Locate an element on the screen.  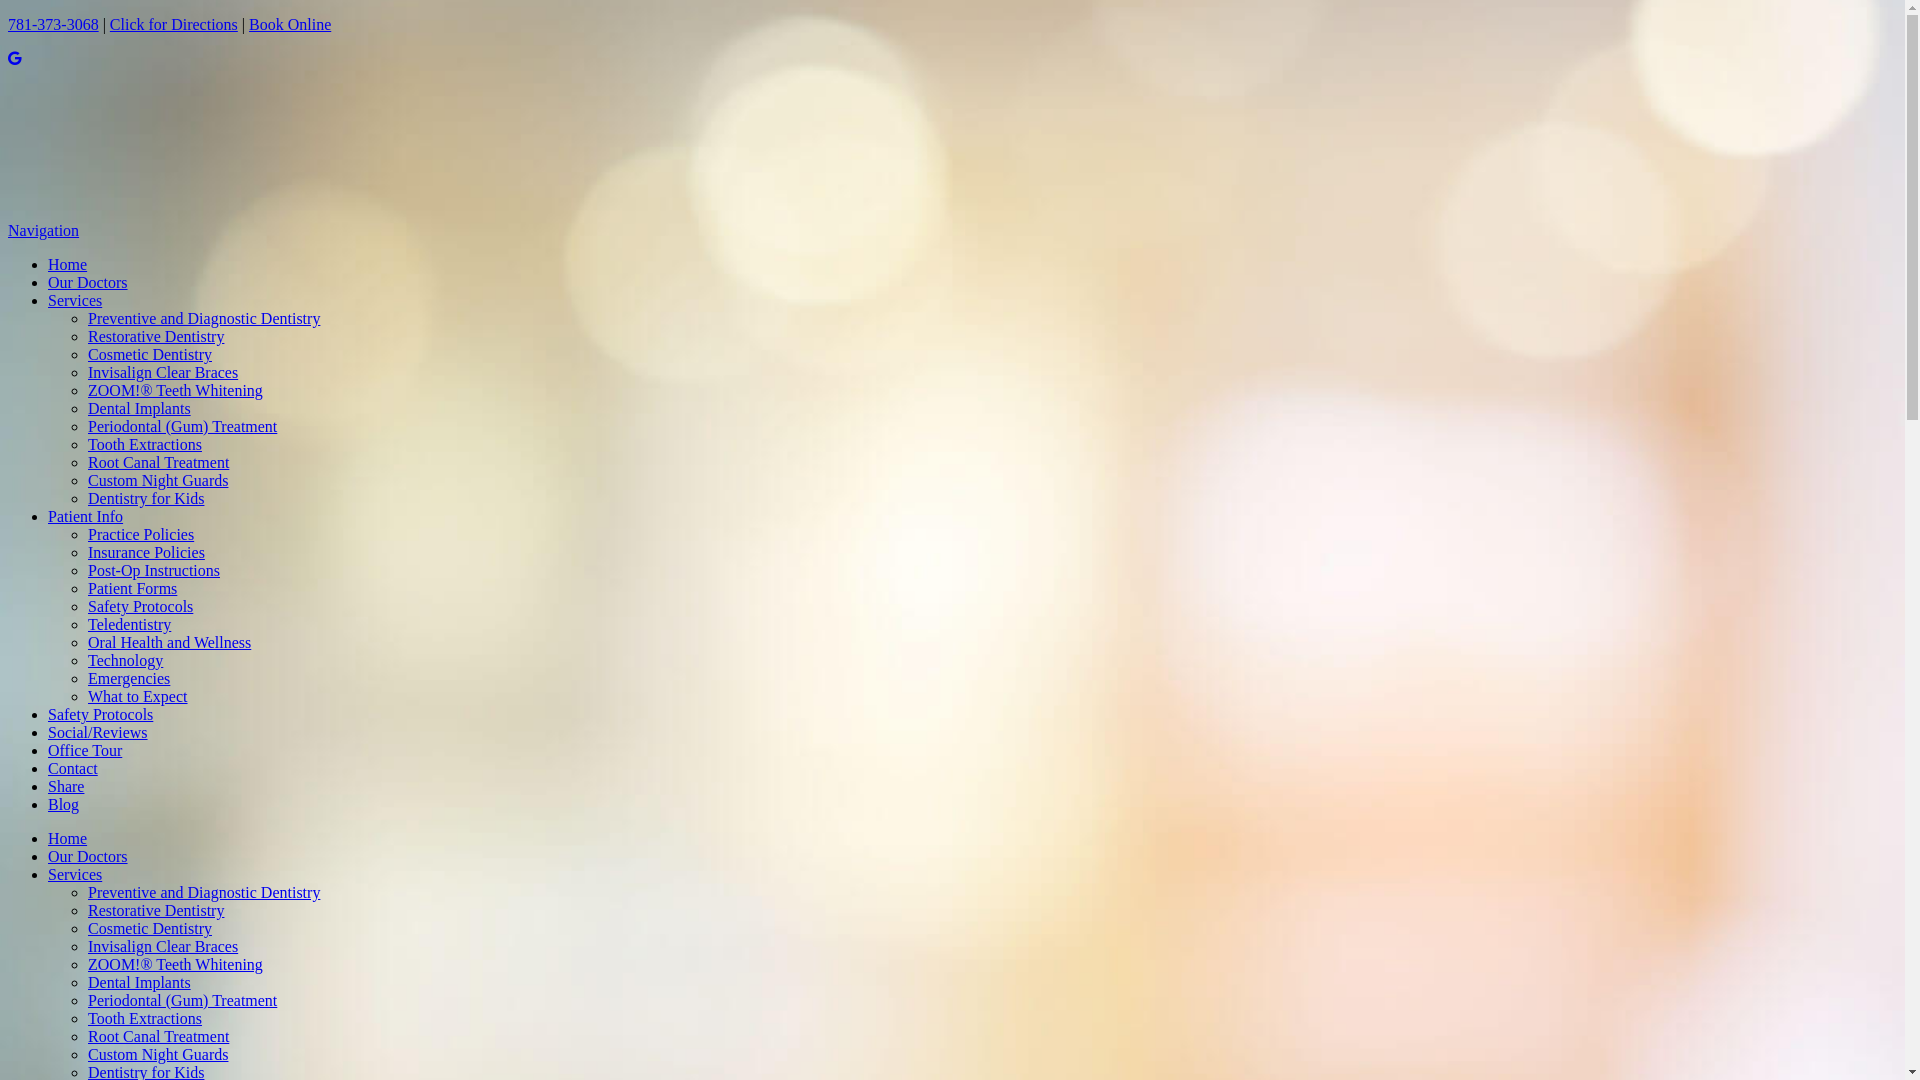
'Safety Protocols' is located at coordinates (48, 713).